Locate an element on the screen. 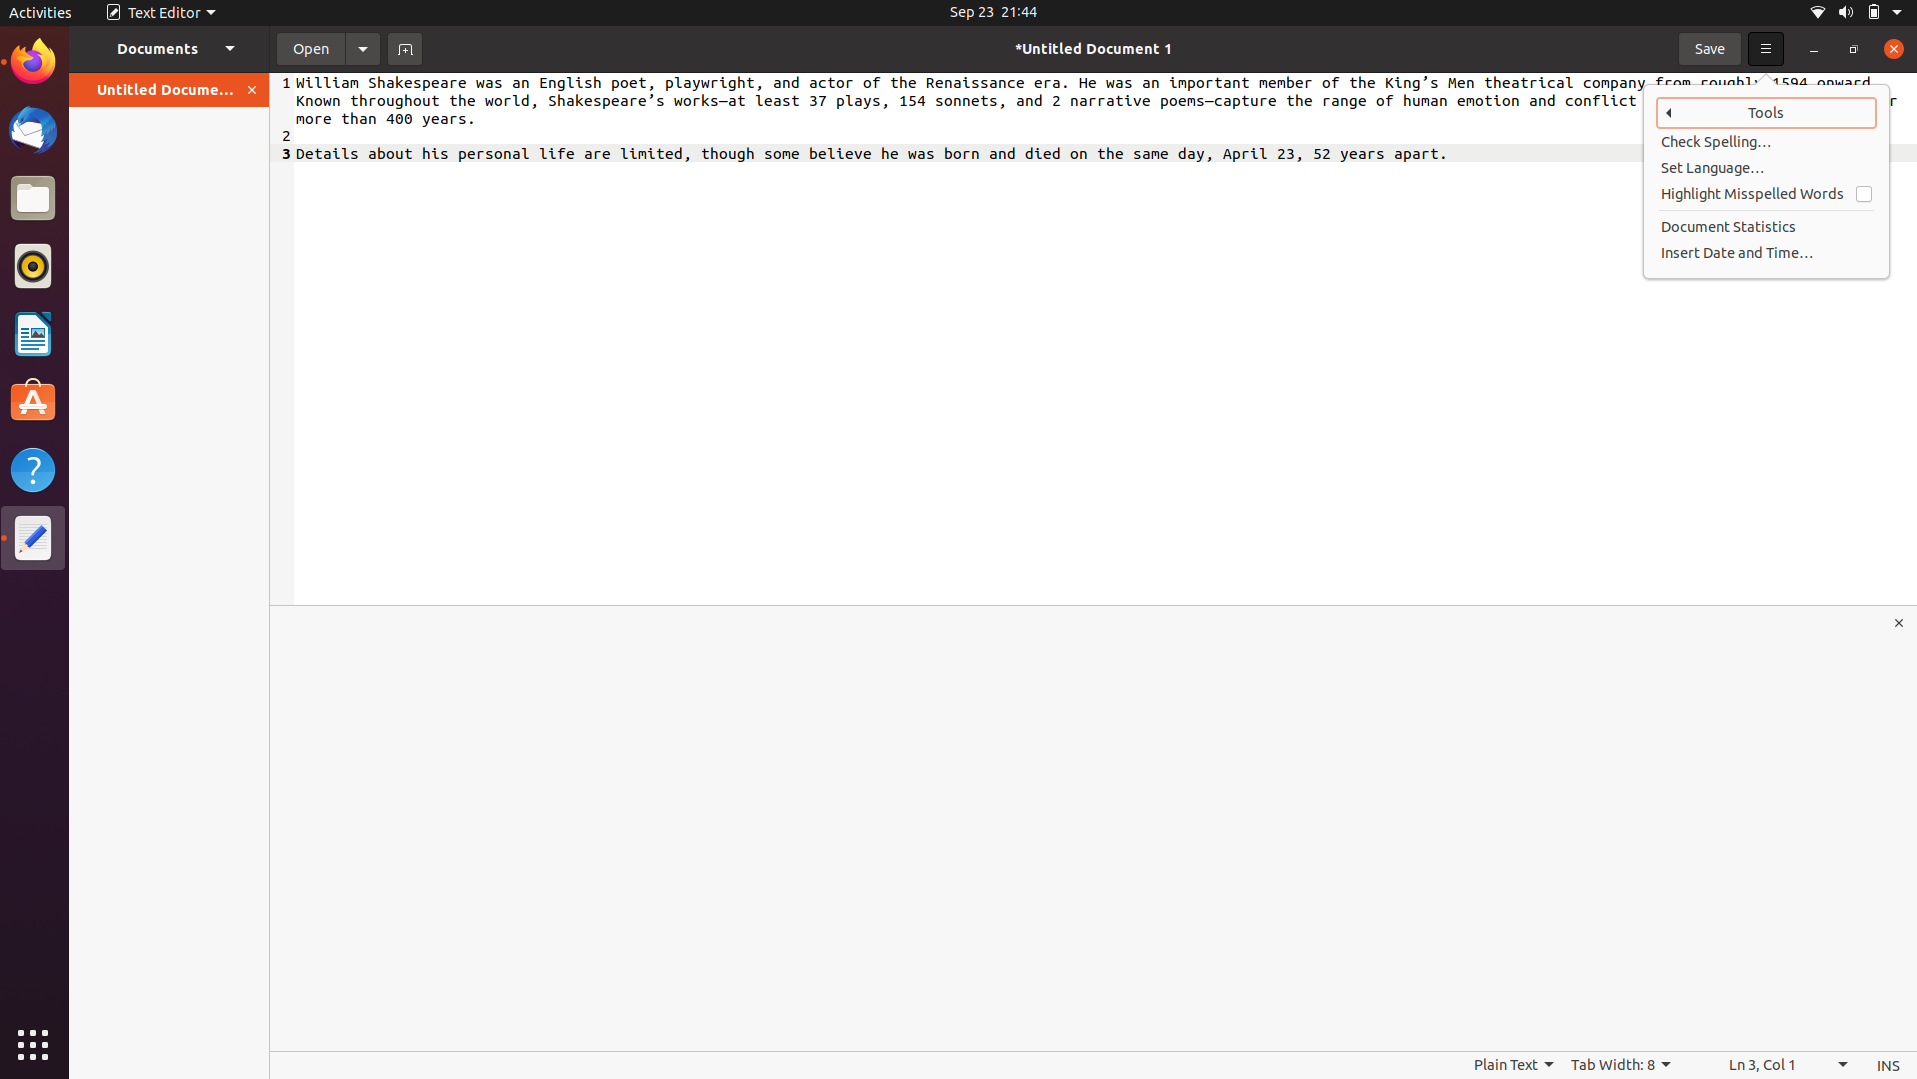 This screenshot has width=1917, height=1079. Change the file format to HTML is located at coordinates (1512, 1065).